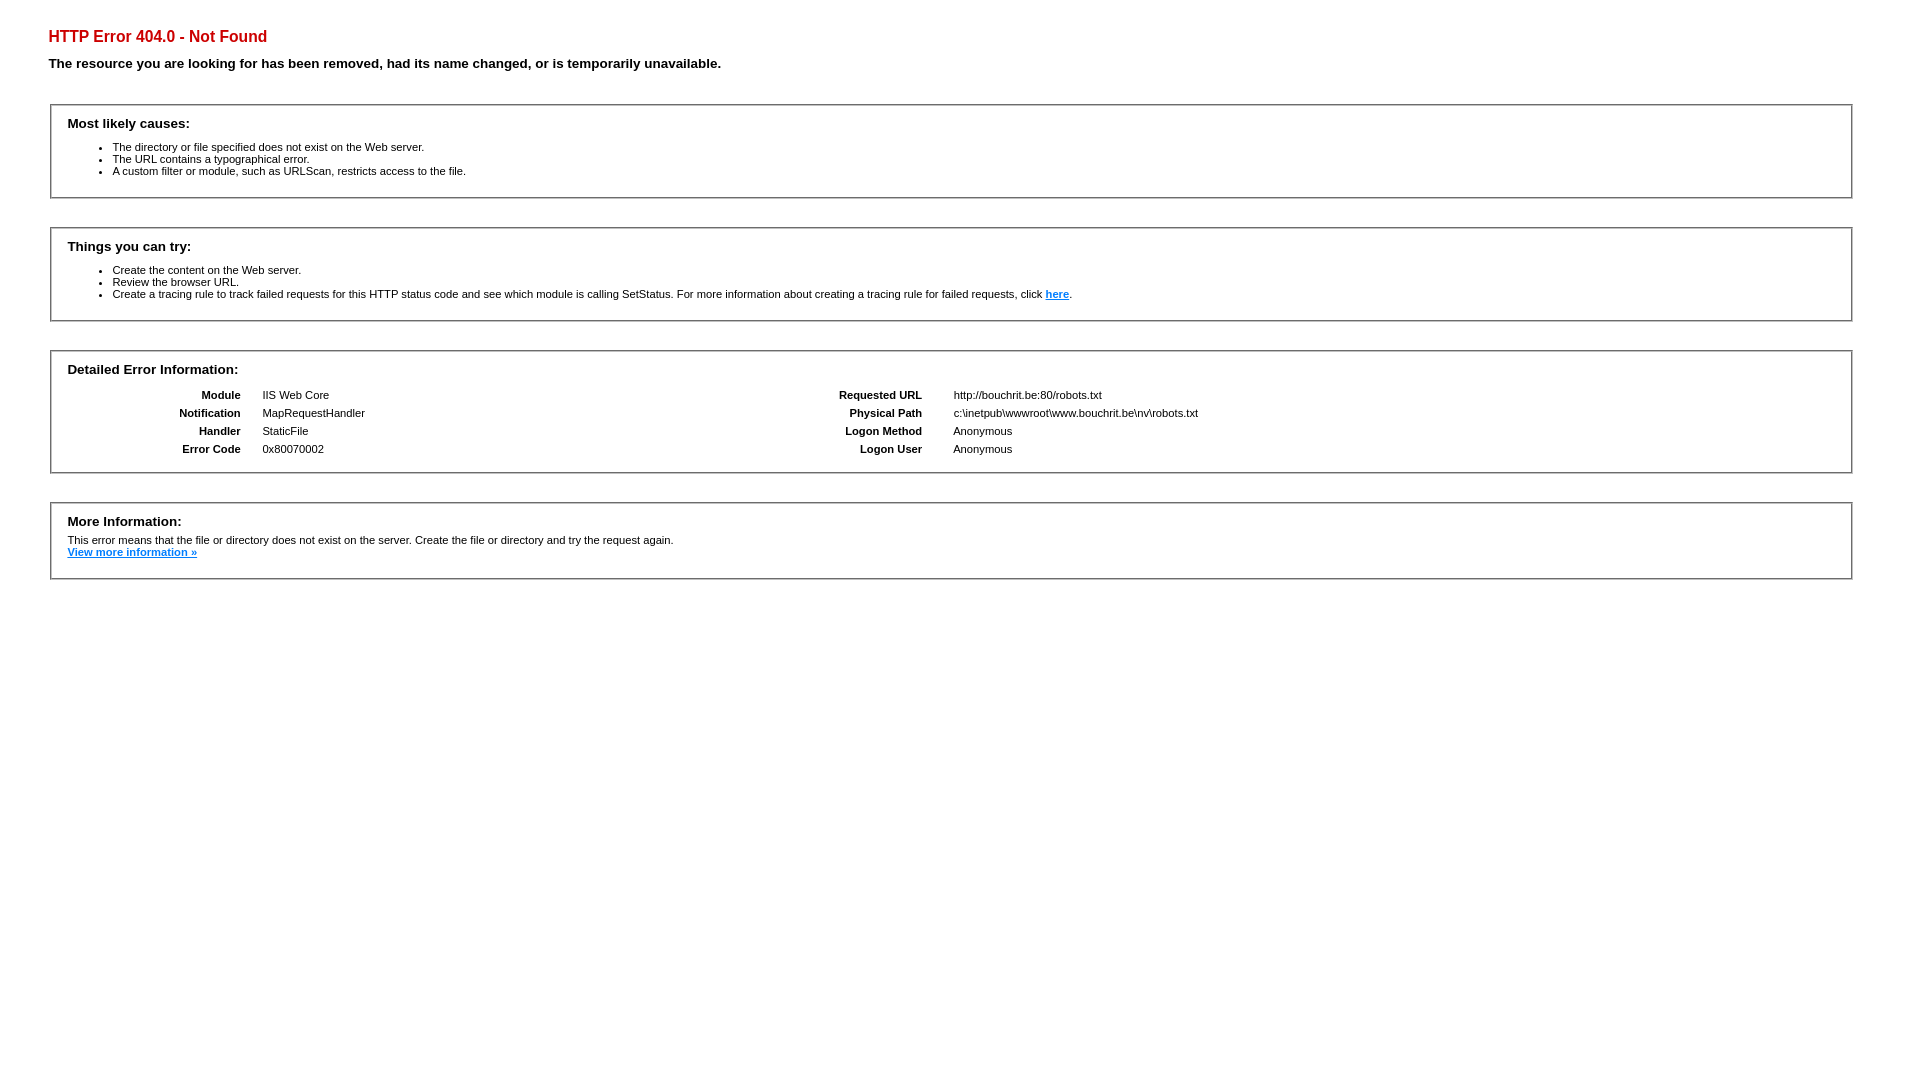  I want to click on 'here', so click(1056, 293).